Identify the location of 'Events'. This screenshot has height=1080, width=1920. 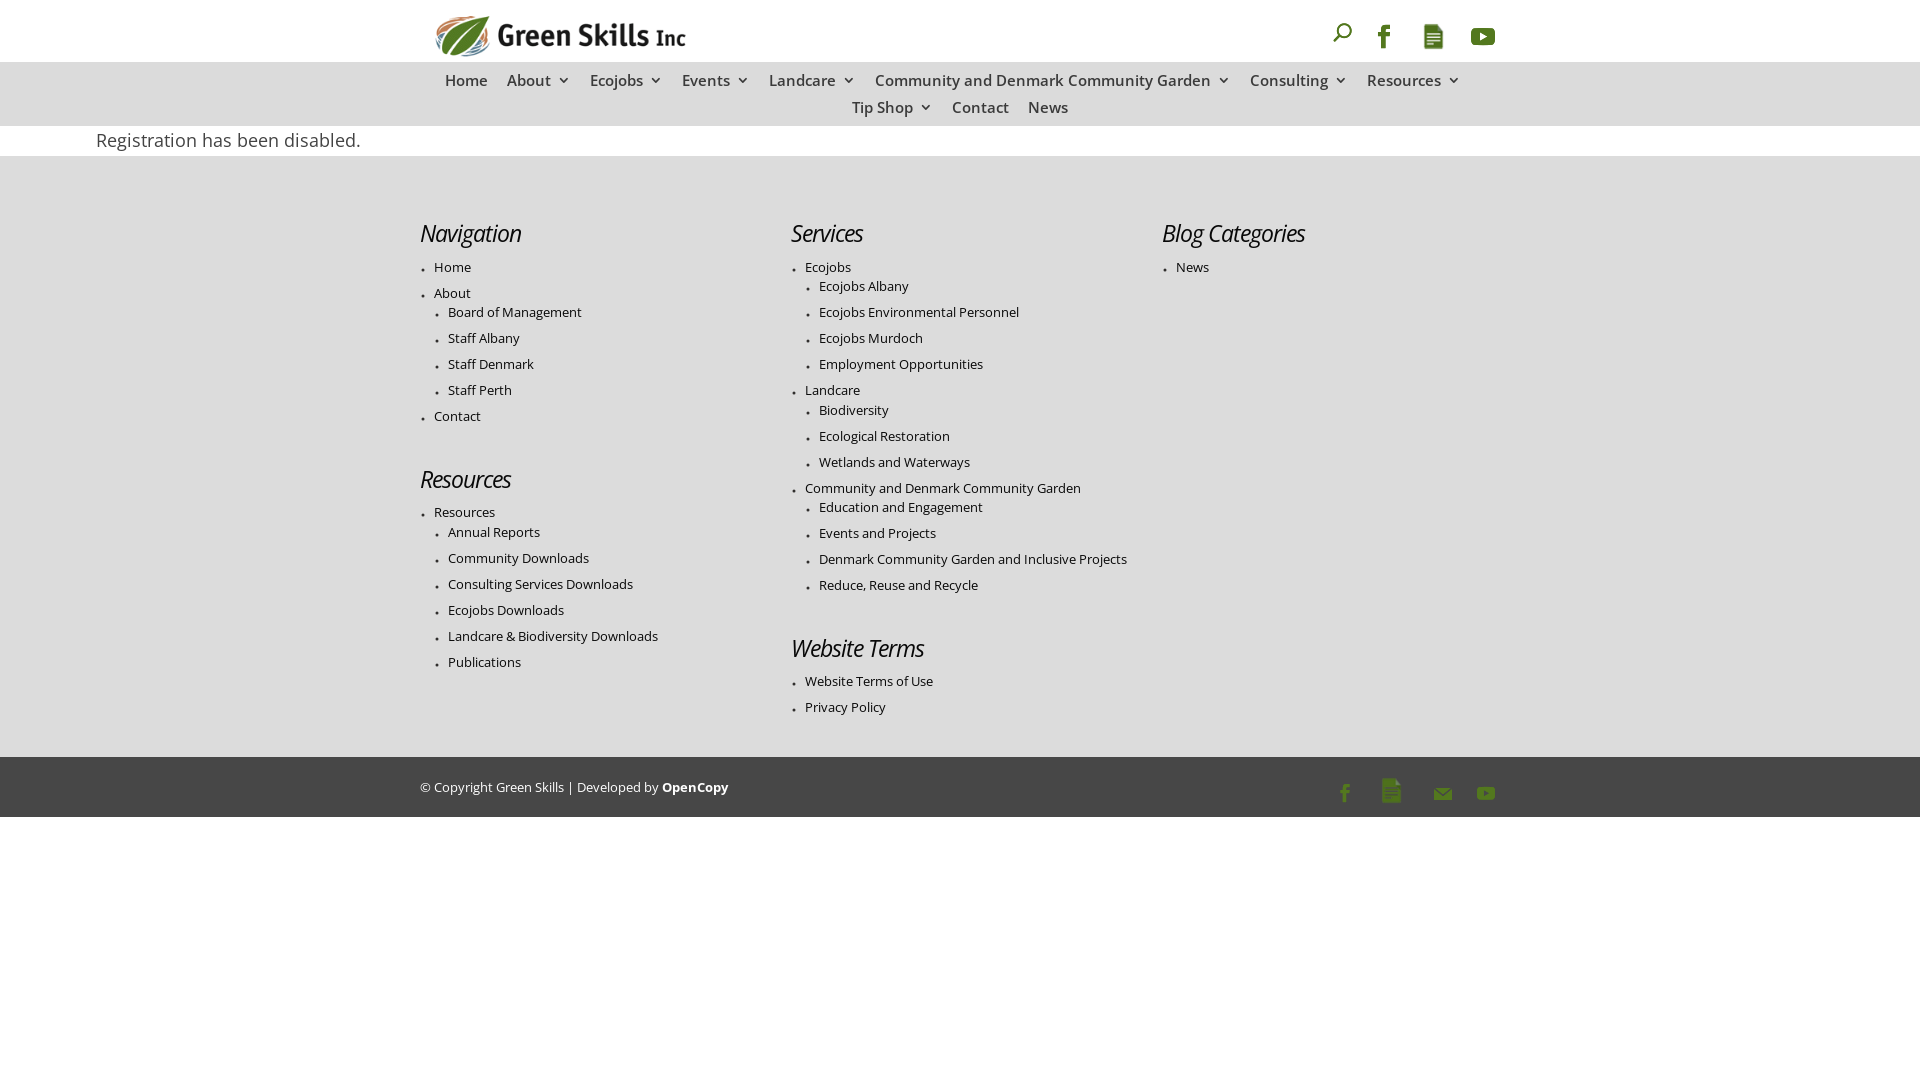
(681, 84).